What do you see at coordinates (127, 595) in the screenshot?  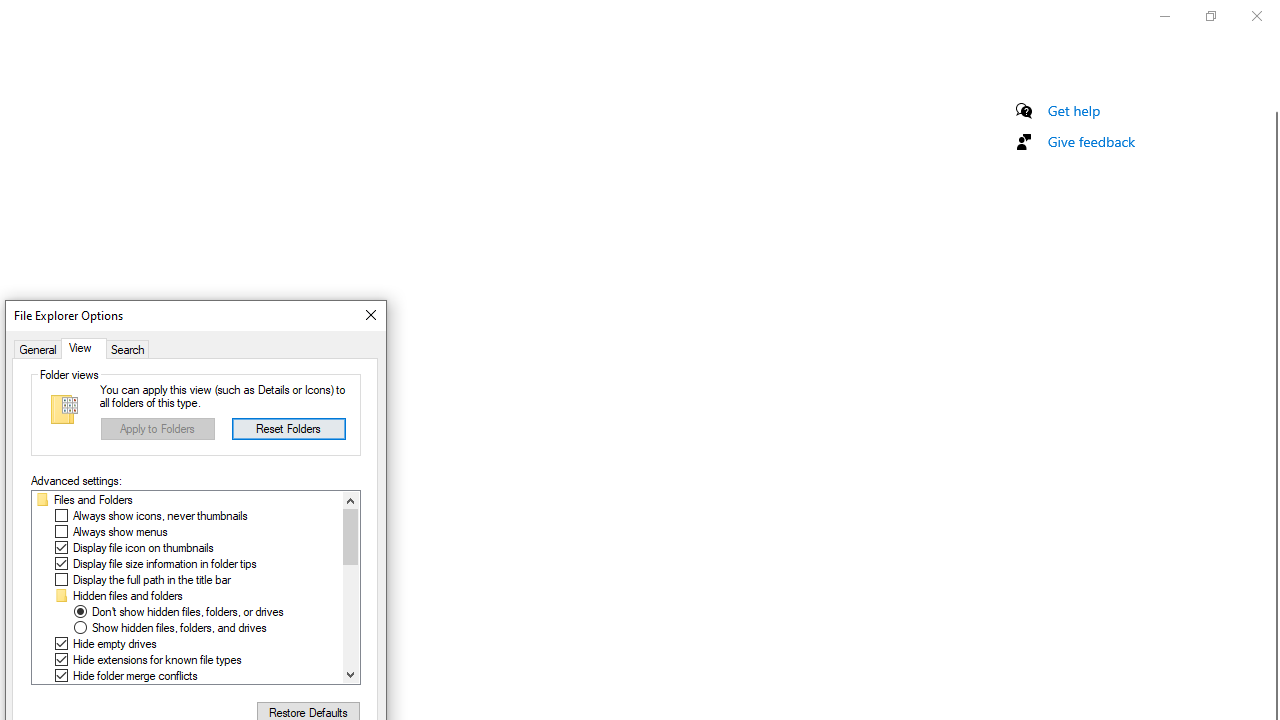 I see `'Hidden files and folders'` at bounding box center [127, 595].